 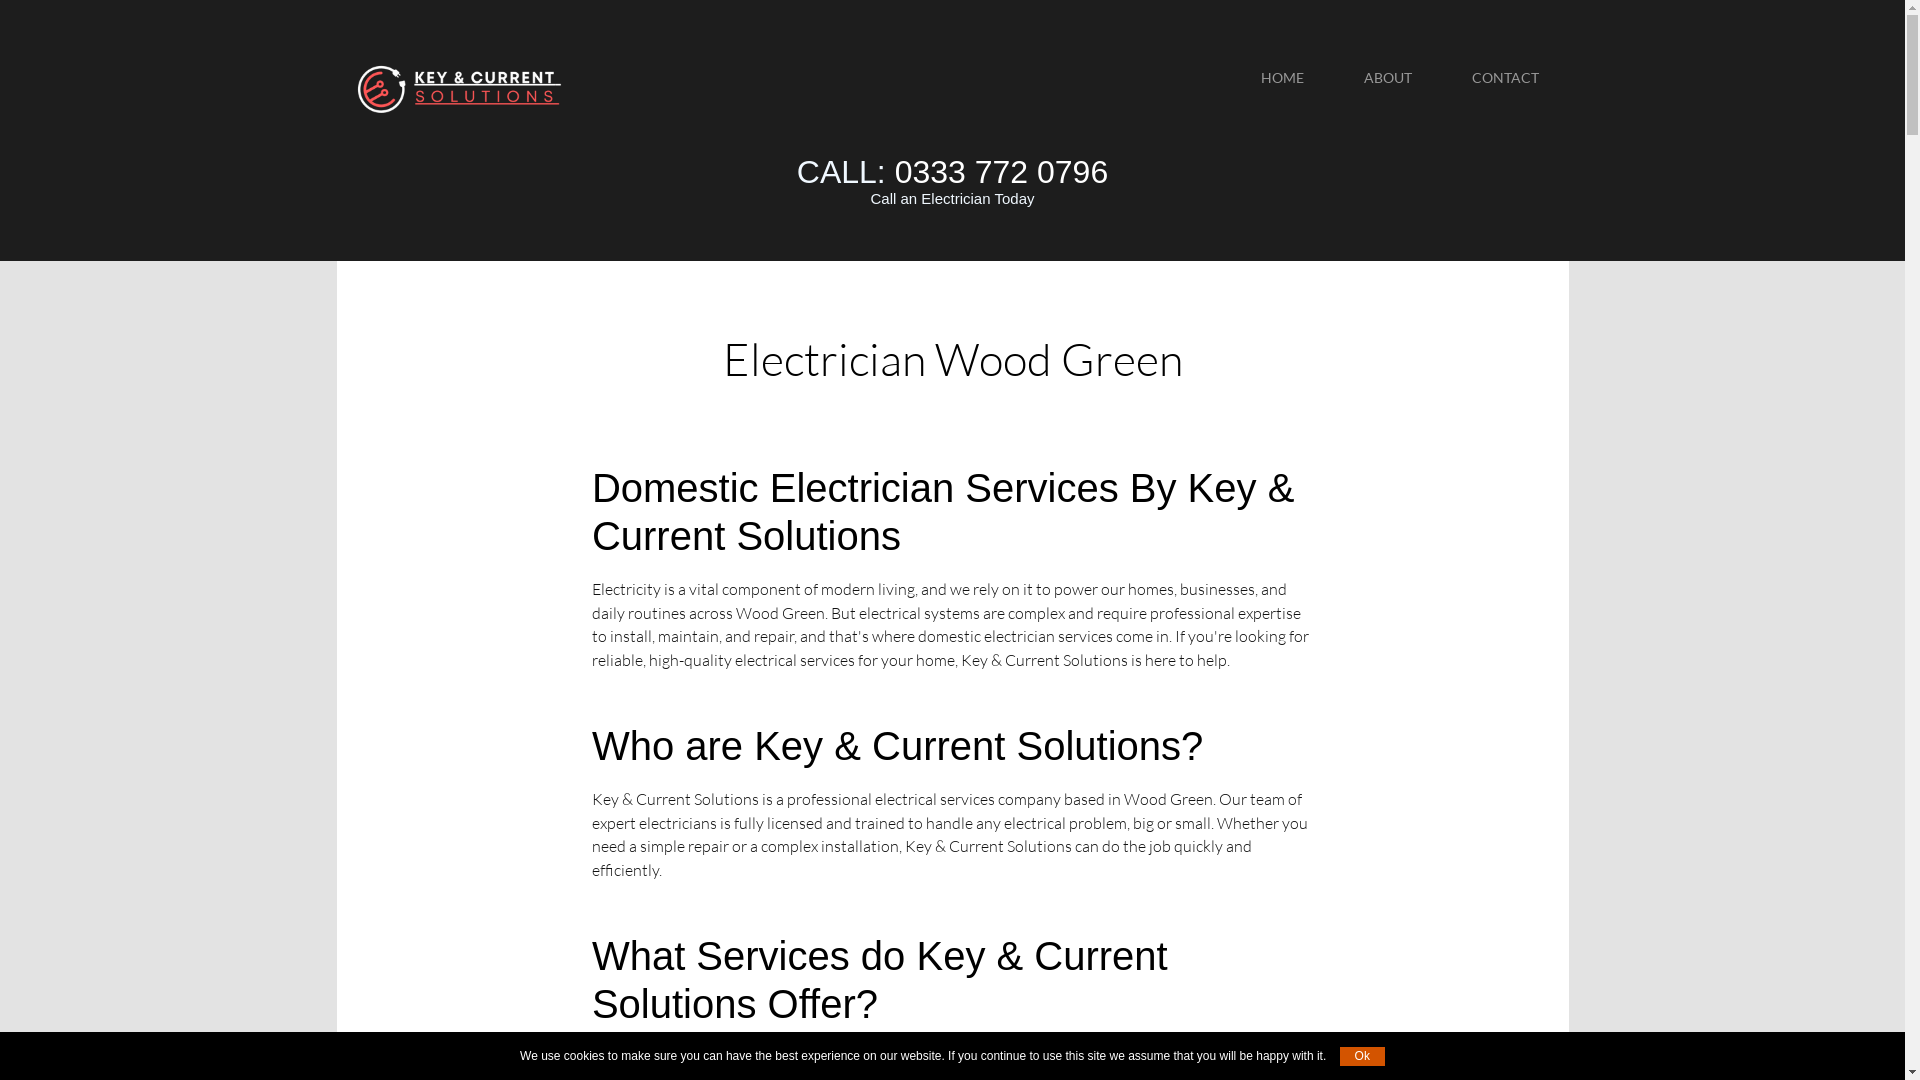 What do you see at coordinates (1002, 171) in the screenshot?
I see `'0333 772 0796'` at bounding box center [1002, 171].